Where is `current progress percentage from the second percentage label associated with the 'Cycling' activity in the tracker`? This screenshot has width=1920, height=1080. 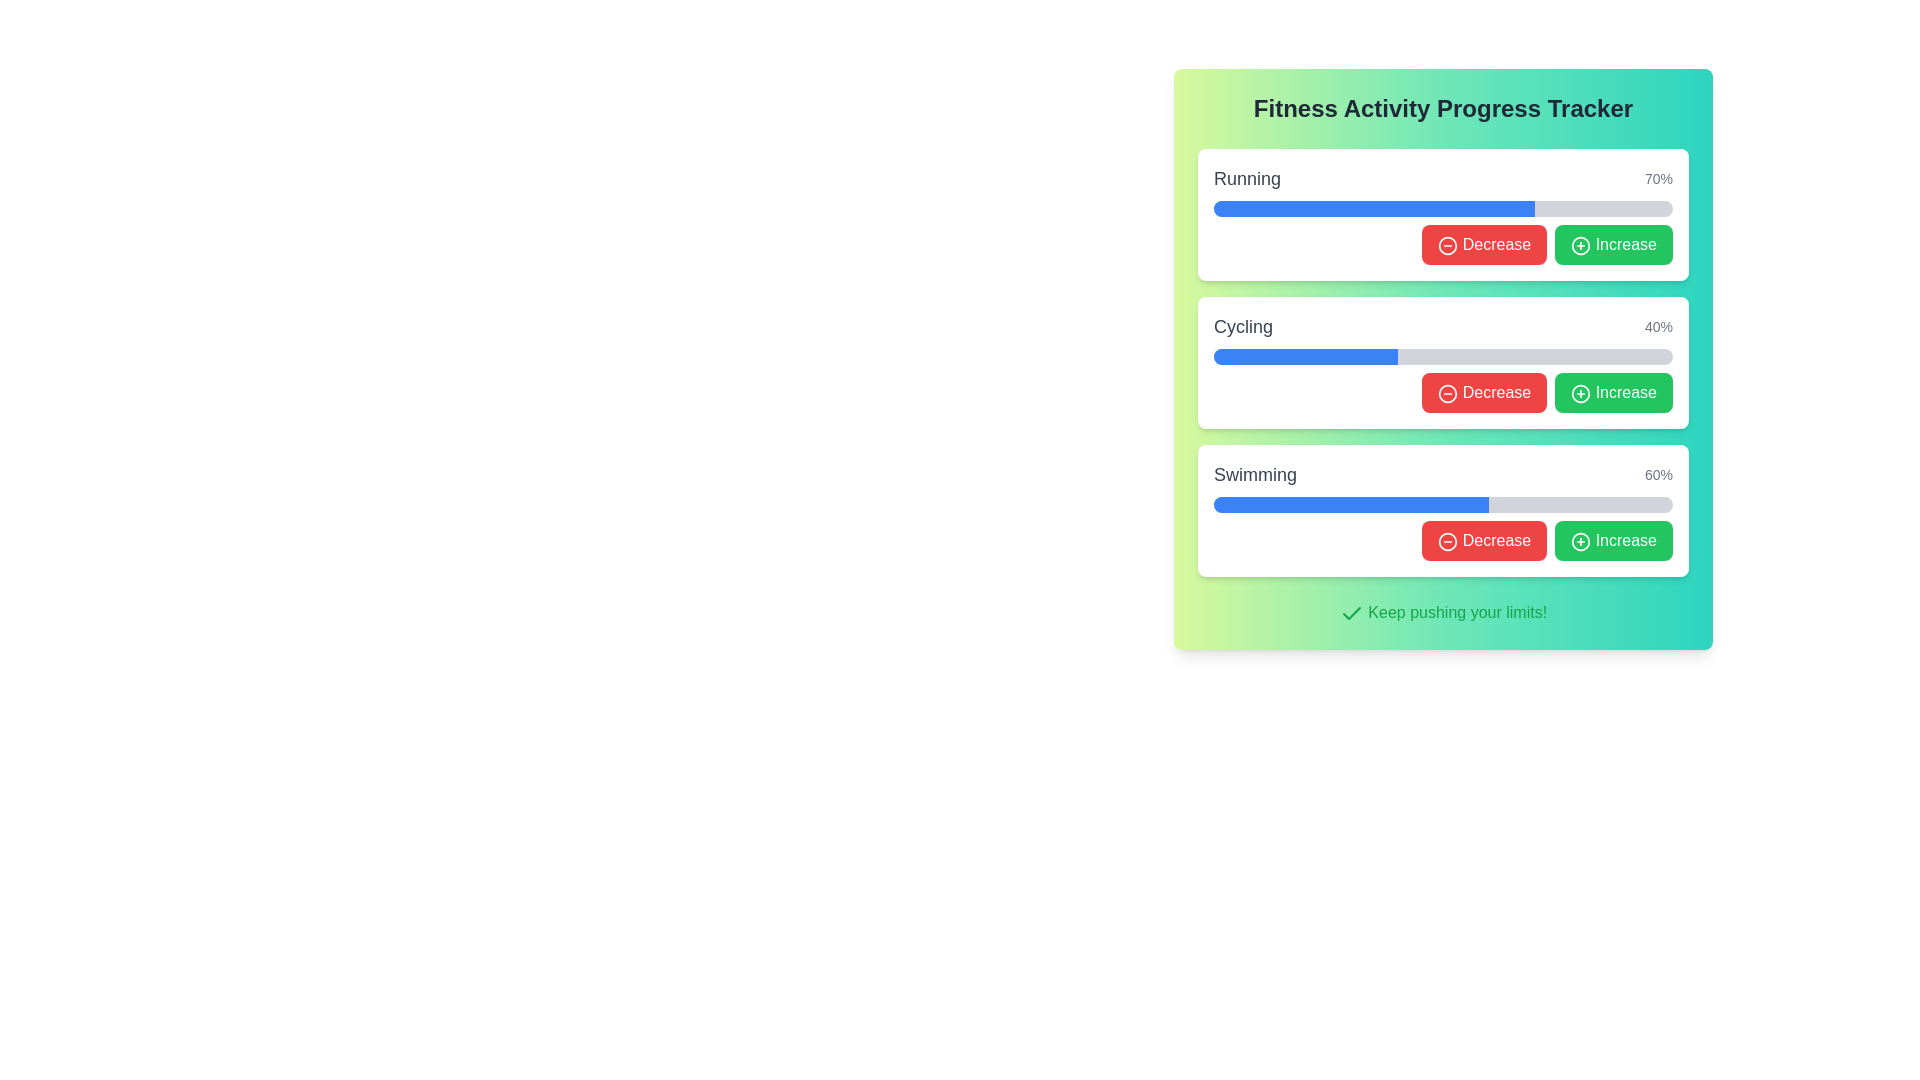 current progress percentage from the second percentage label associated with the 'Cycling' activity in the tracker is located at coordinates (1659, 326).